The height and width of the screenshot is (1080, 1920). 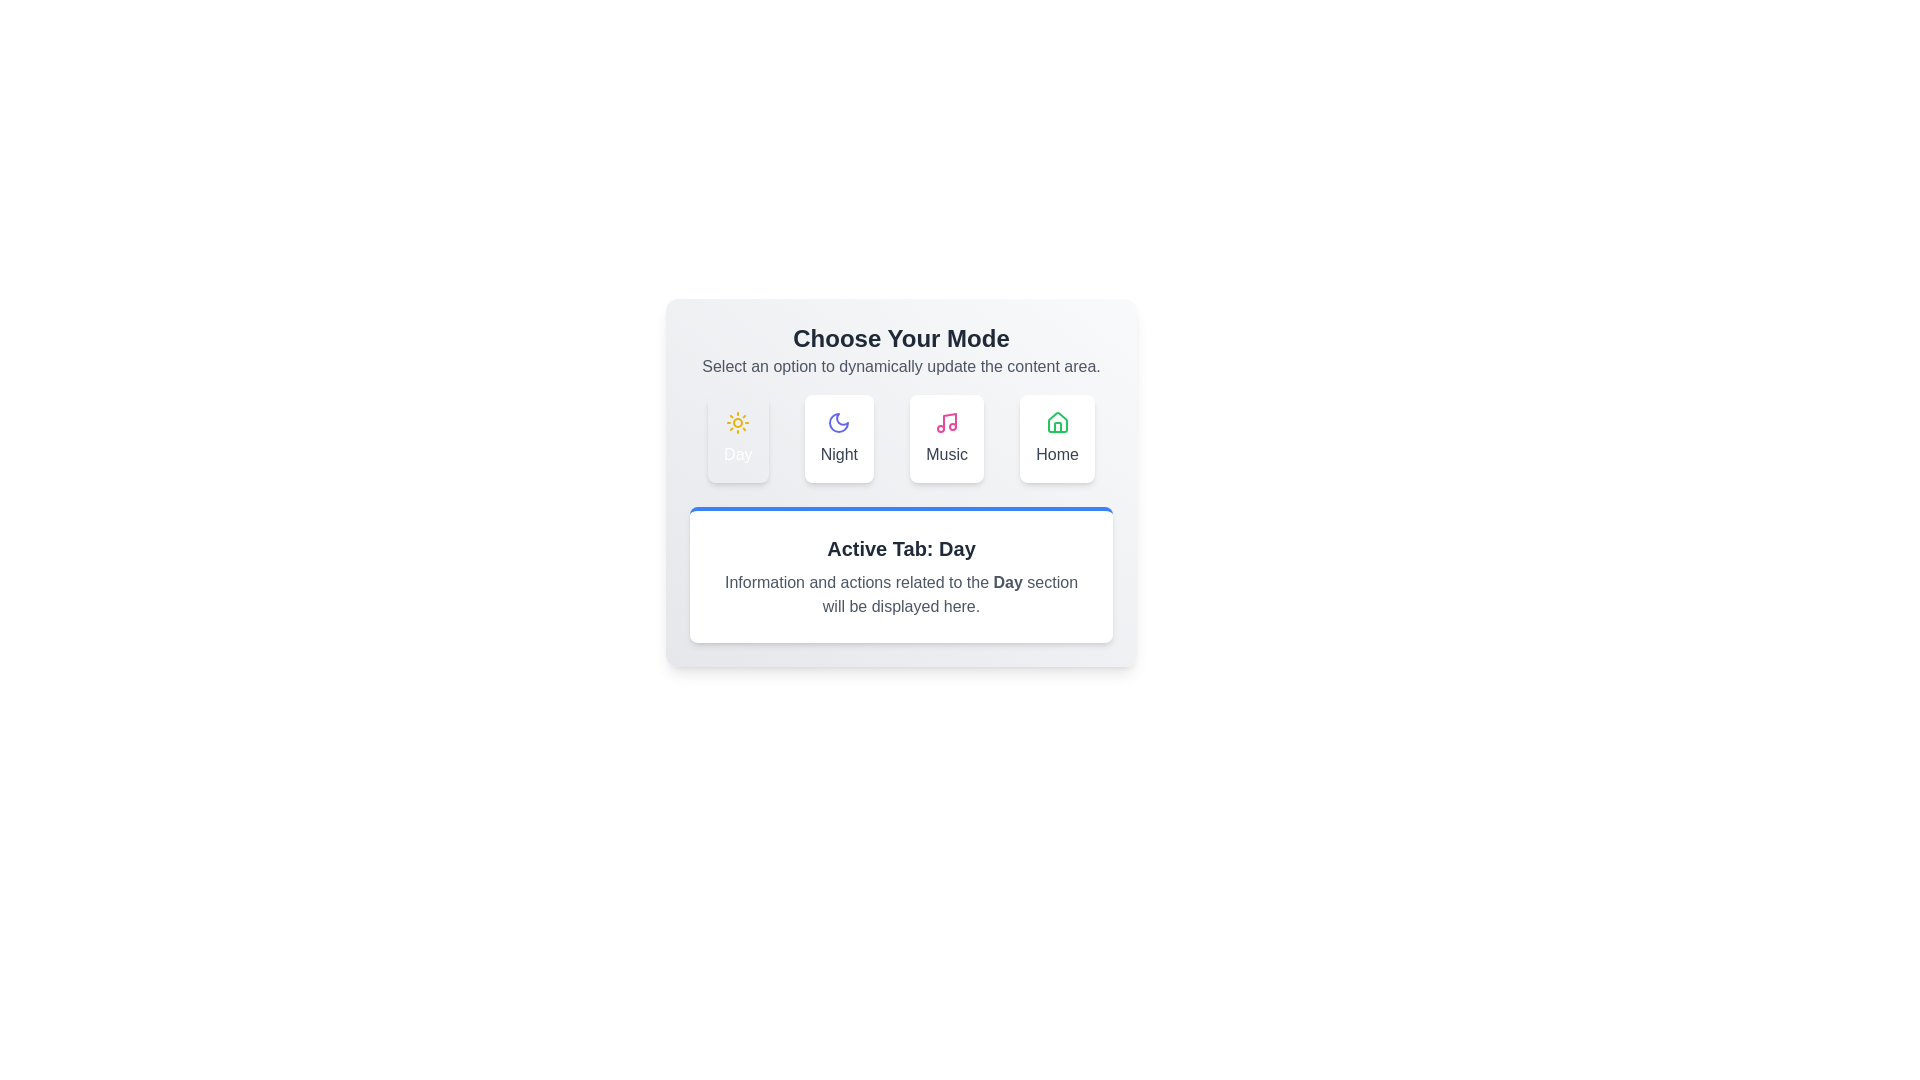 What do you see at coordinates (737, 438) in the screenshot?
I see `the 'Day' mode button, which is the first button in the 'Choose Your Mode' group` at bounding box center [737, 438].